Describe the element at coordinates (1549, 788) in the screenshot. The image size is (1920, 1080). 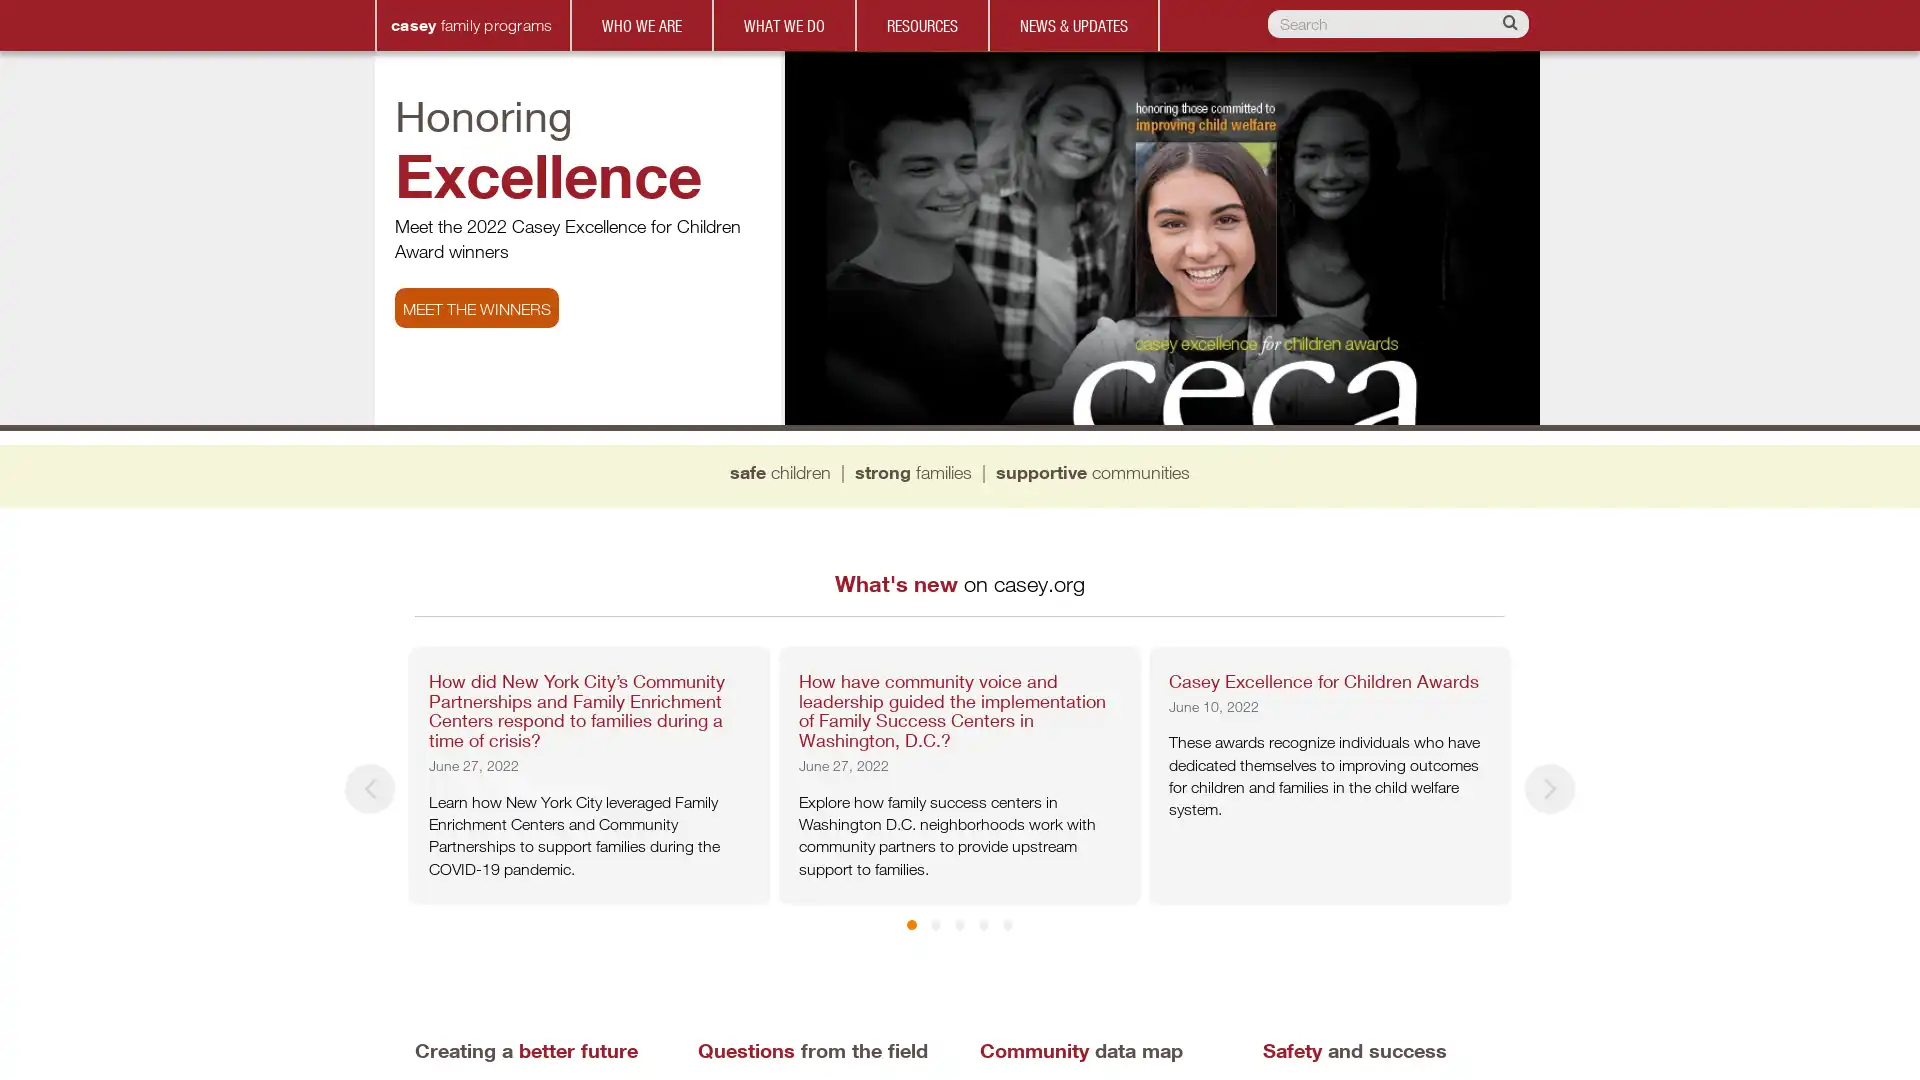
I see `Next` at that location.